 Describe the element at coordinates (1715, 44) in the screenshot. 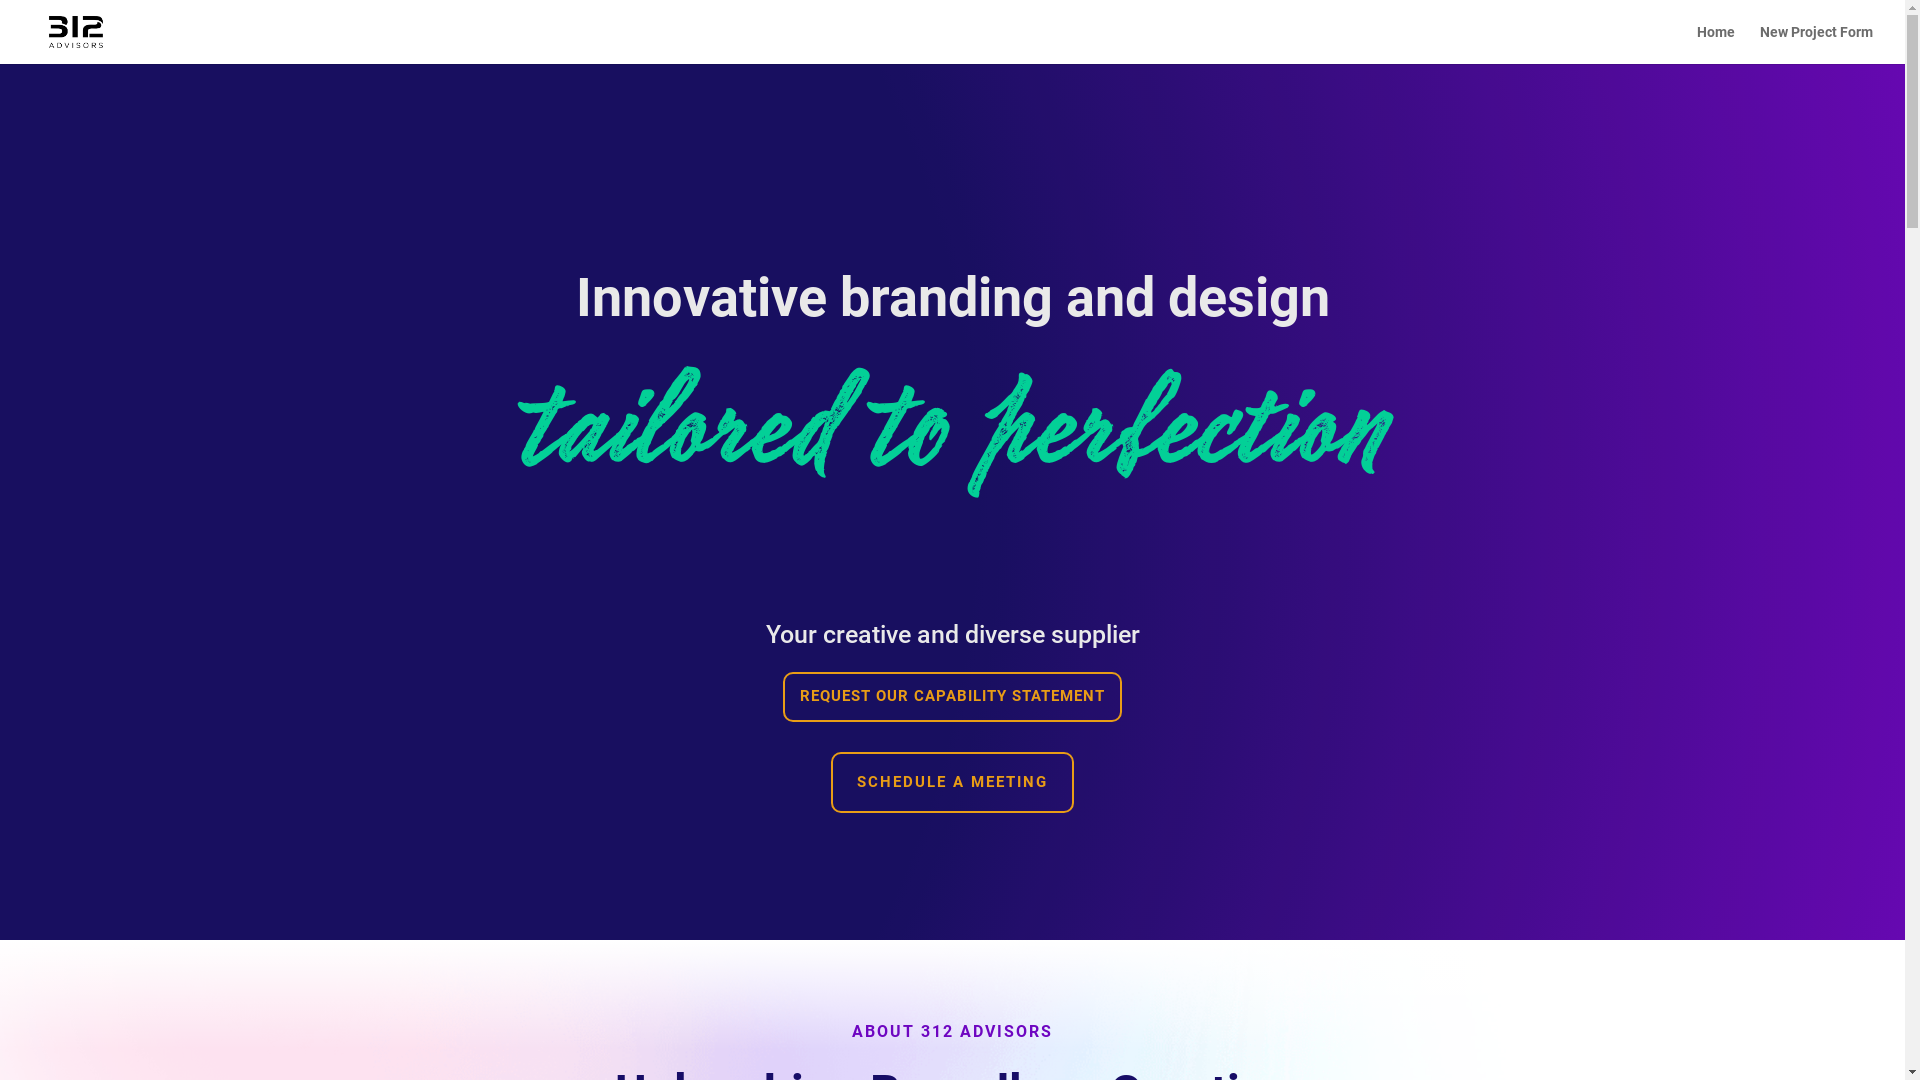

I see `'Home'` at that location.